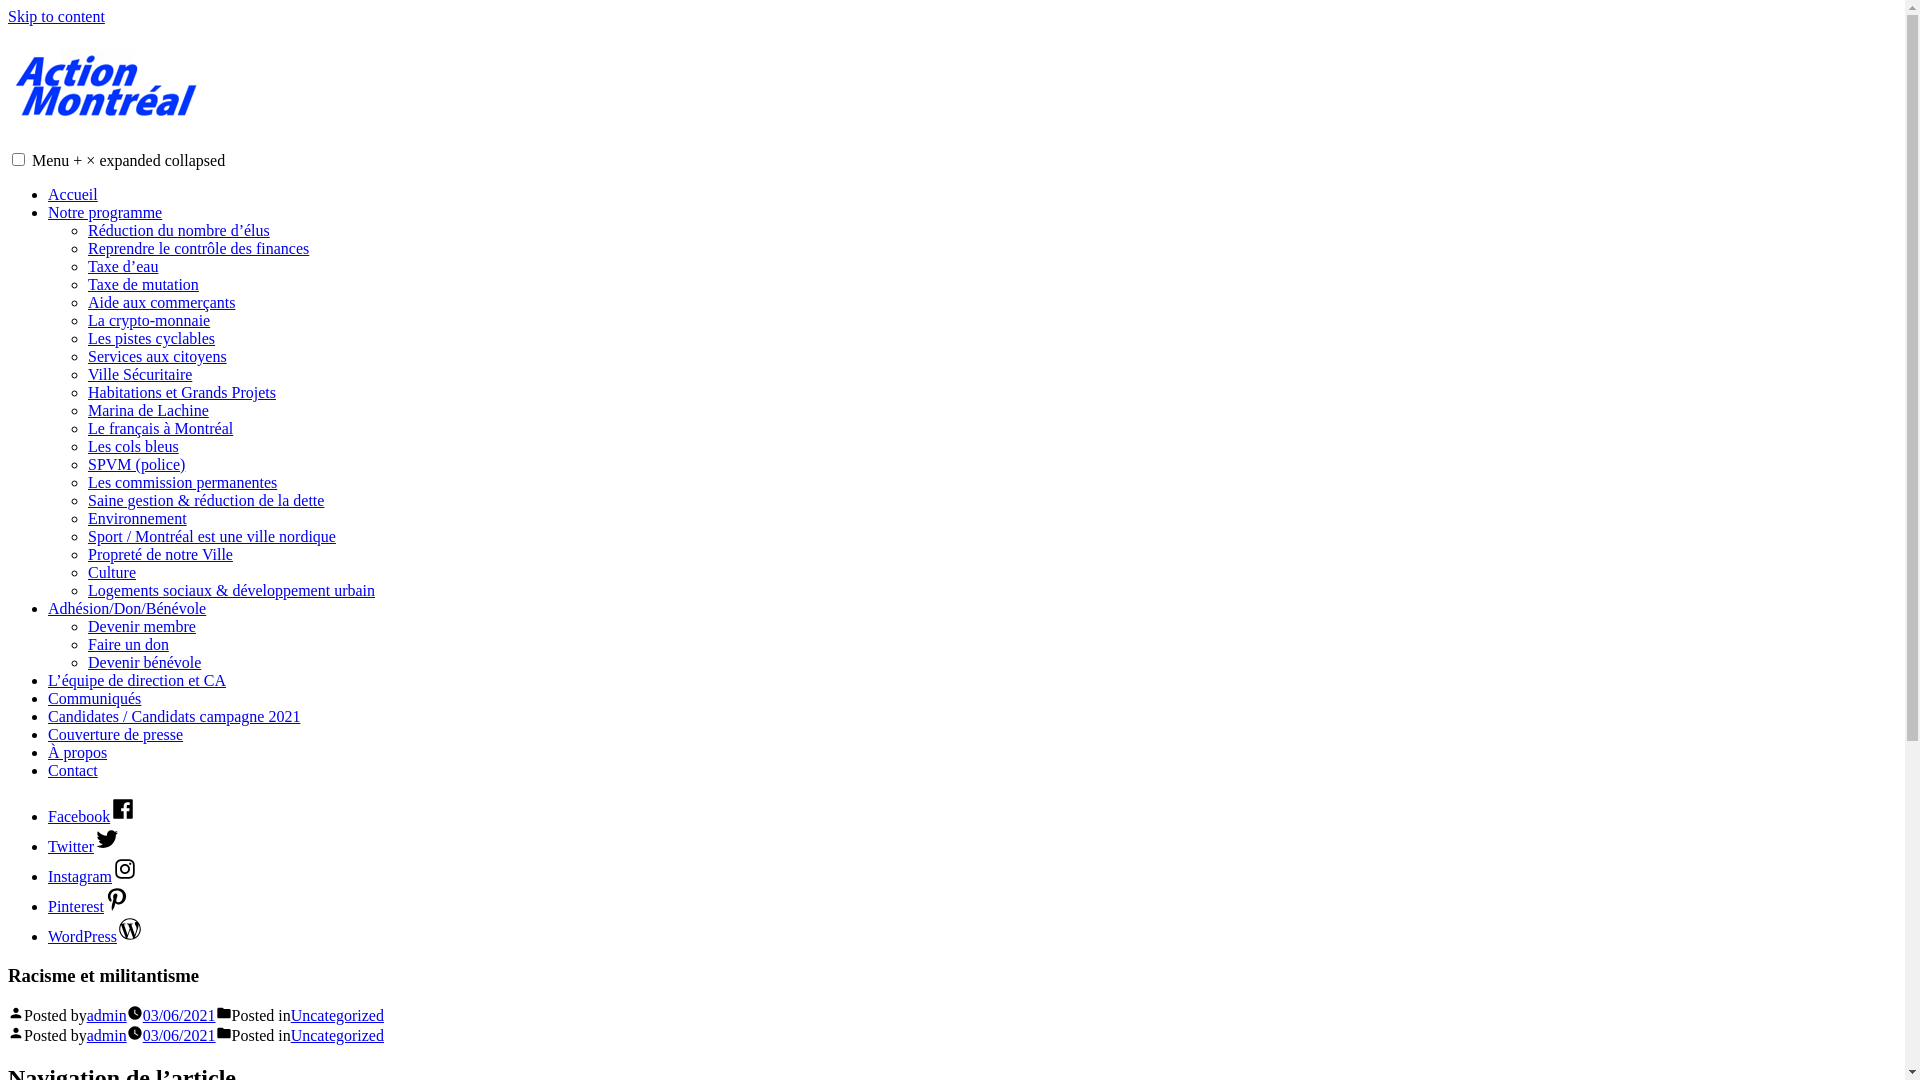 The width and height of the screenshot is (1920, 1080). What do you see at coordinates (147, 319) in the screenshot?
I see `'La crypto-monnaie'` at bounding box center [147, 319].